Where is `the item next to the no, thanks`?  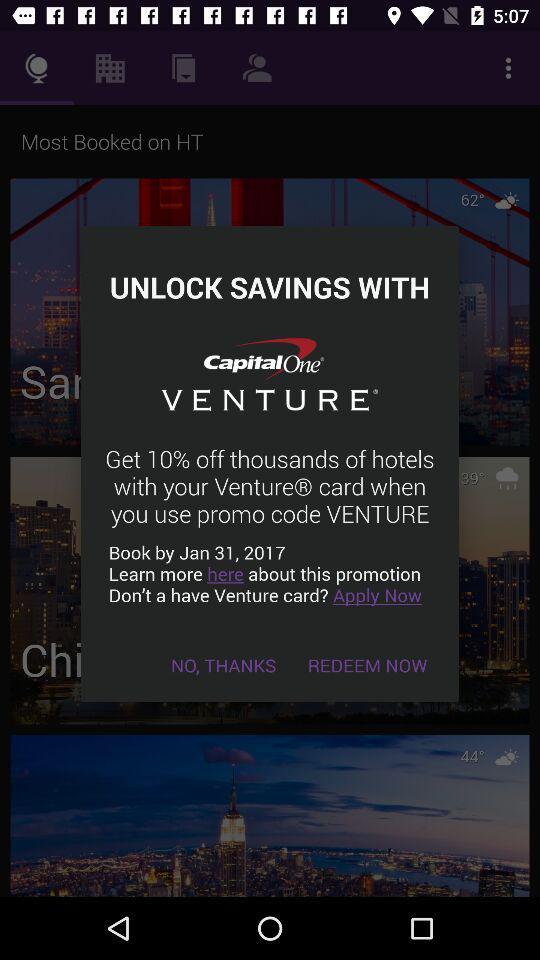
the item next to the no, thanks is located at coordinates (366, 665).